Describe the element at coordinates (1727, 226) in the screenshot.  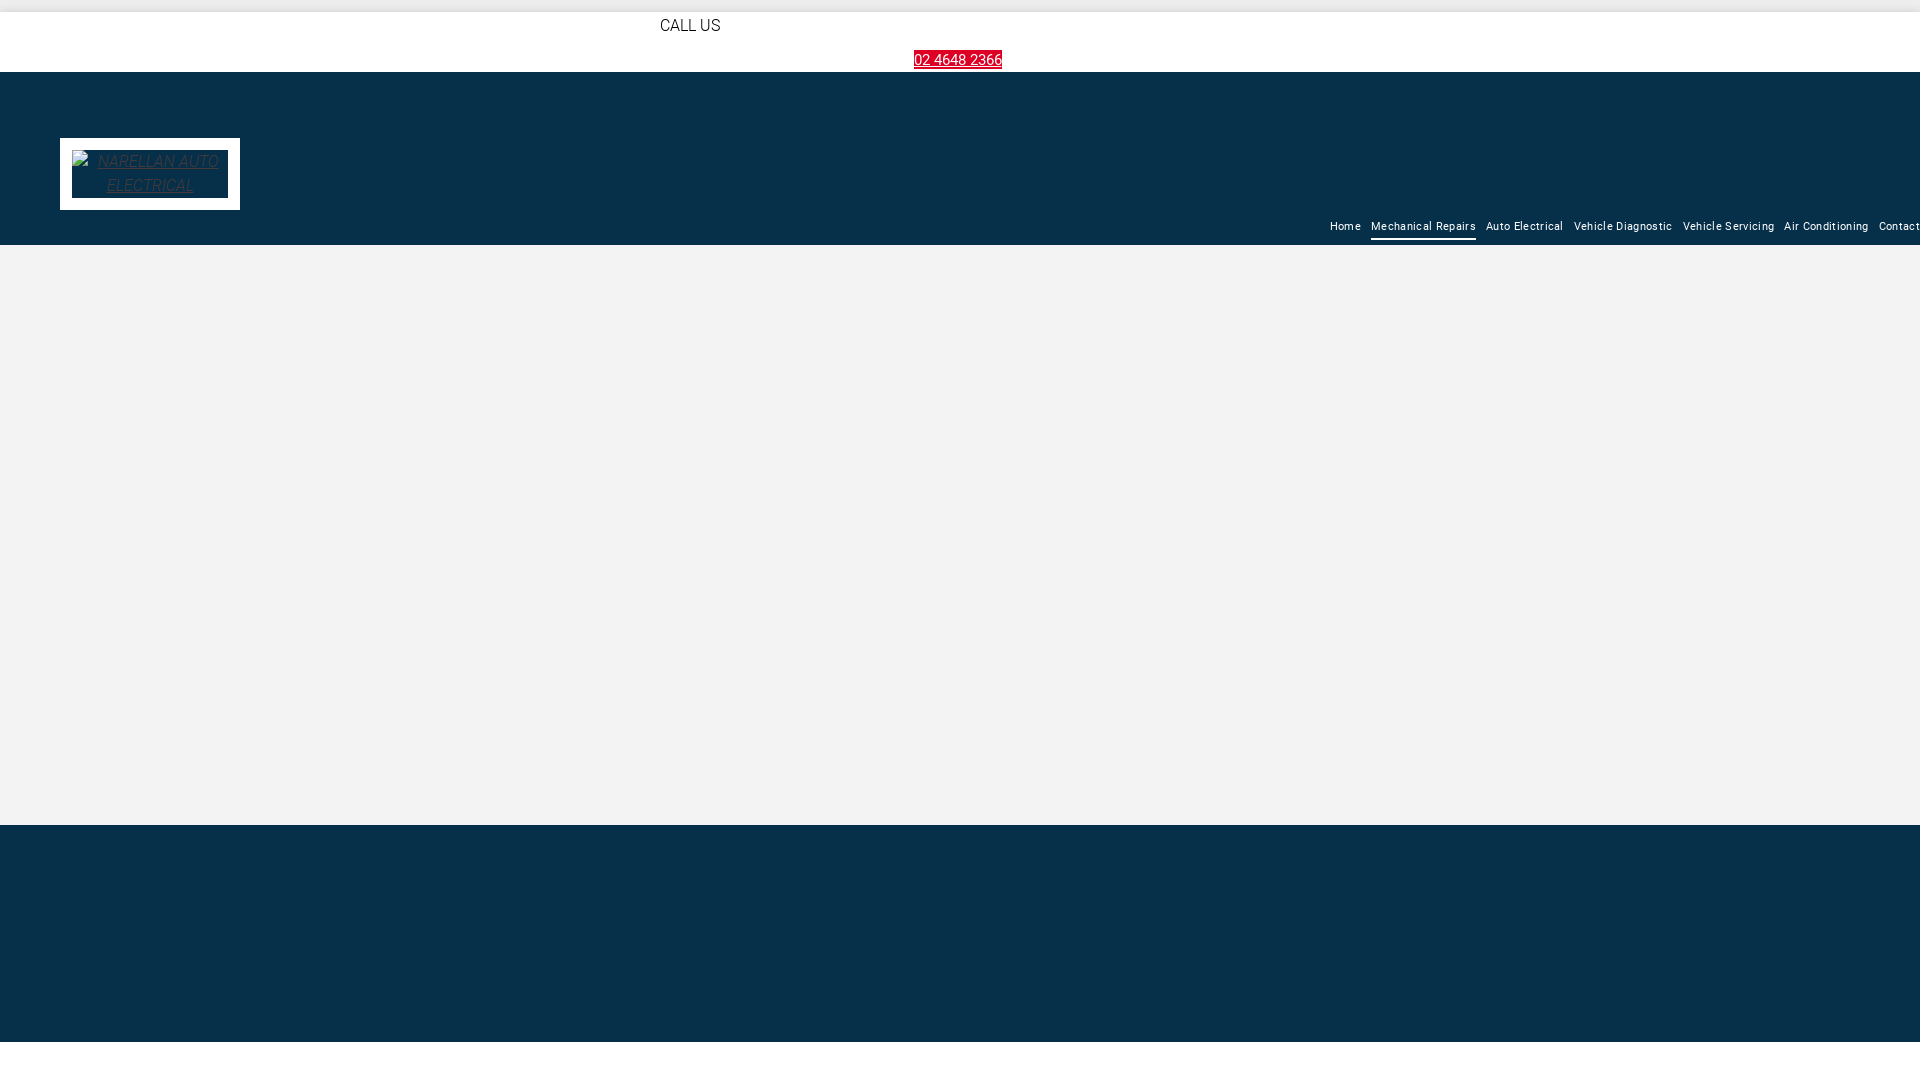
I see `'Vehicle Servicing'` at that location.